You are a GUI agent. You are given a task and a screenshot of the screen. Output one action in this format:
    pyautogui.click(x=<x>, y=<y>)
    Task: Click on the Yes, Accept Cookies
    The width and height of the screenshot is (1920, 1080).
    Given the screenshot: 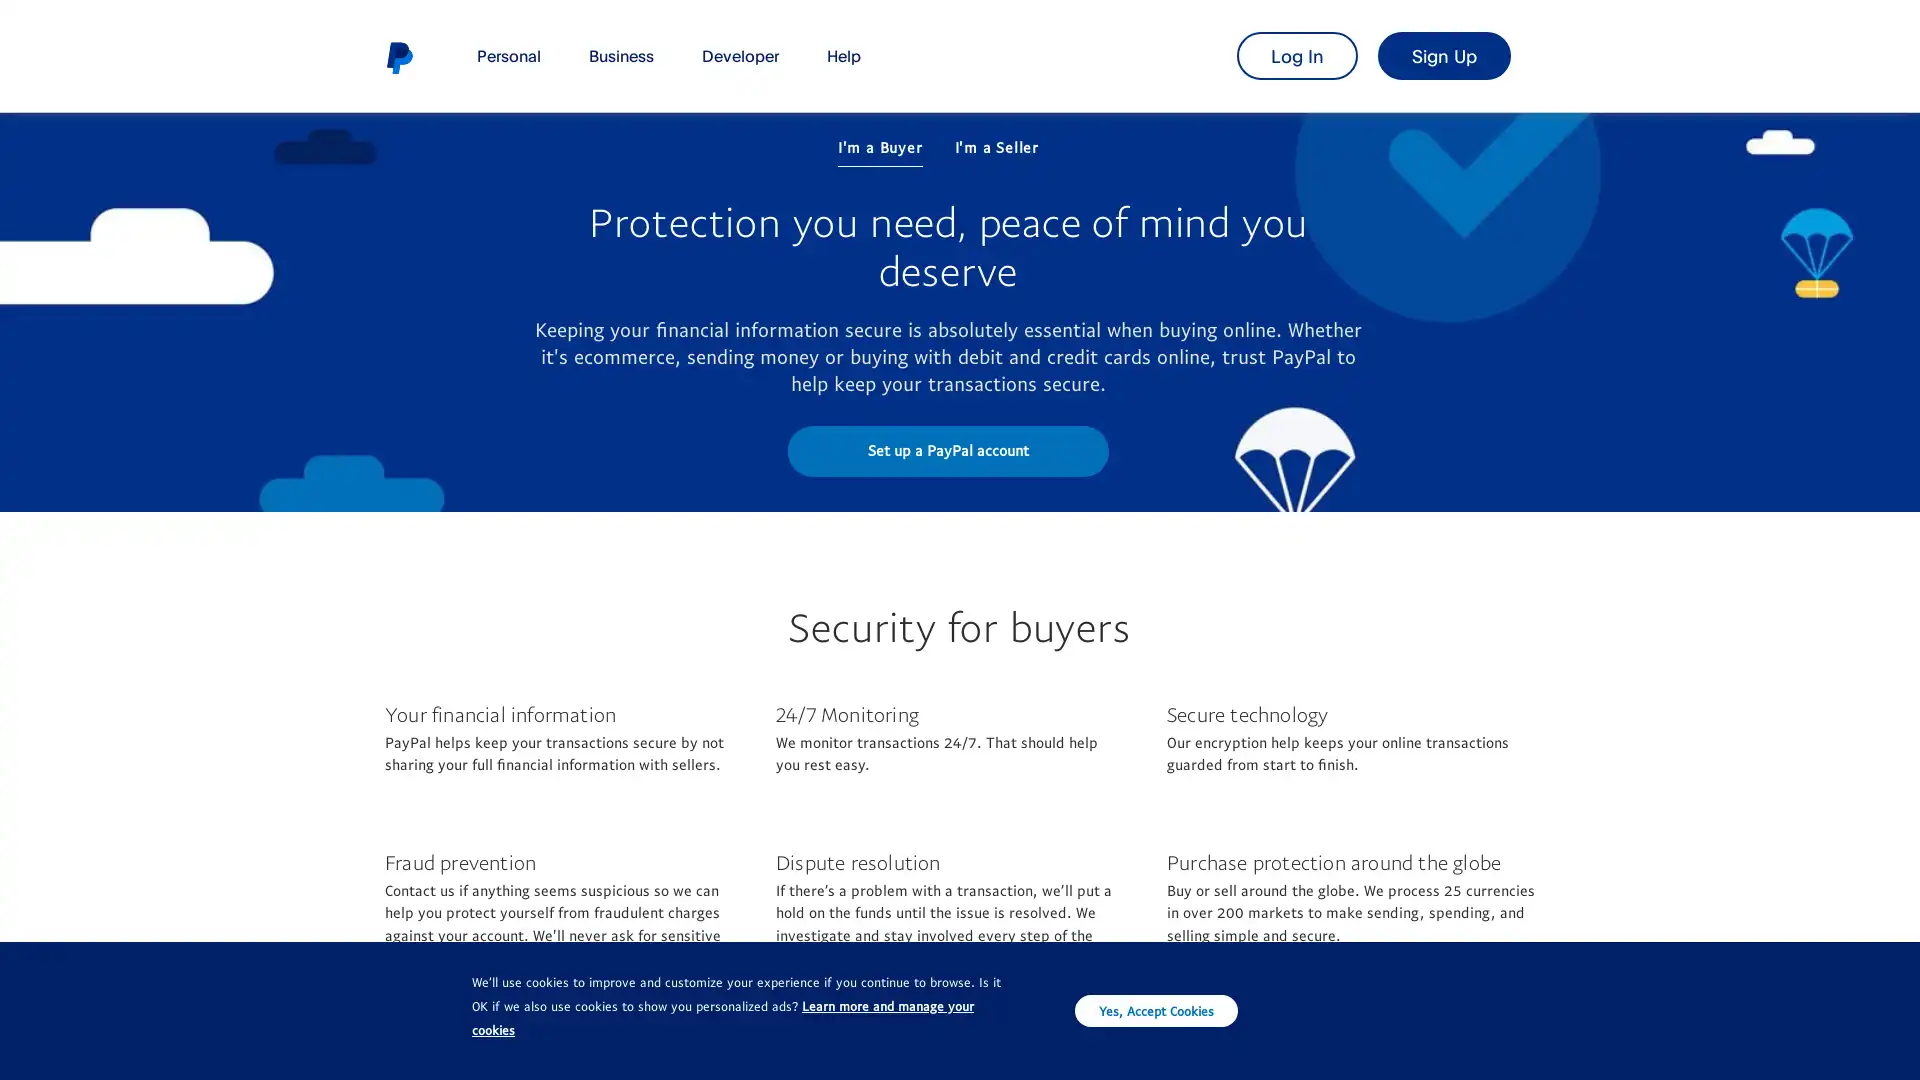 What is the action you would take?
    pyautogui.click(x=1156, y=1010)
    